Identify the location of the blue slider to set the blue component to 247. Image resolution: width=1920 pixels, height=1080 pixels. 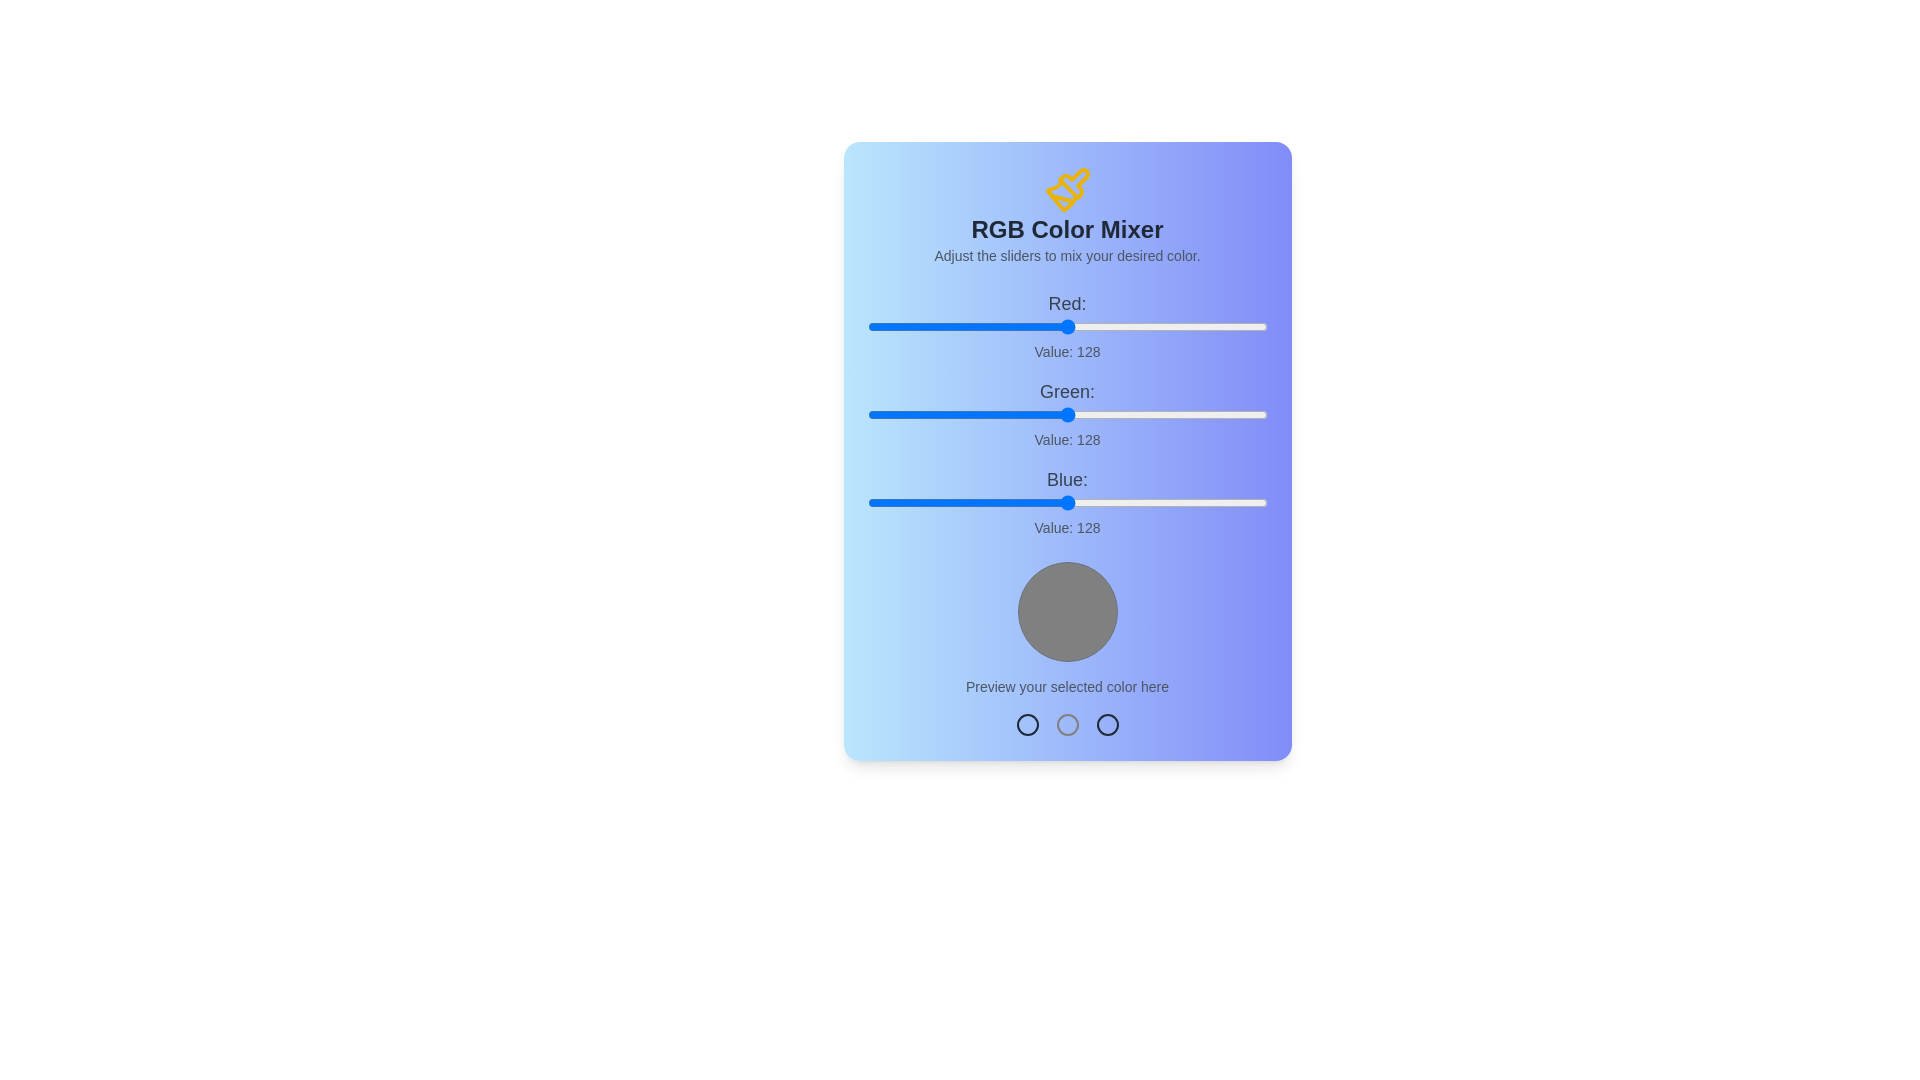
(1253, 501).